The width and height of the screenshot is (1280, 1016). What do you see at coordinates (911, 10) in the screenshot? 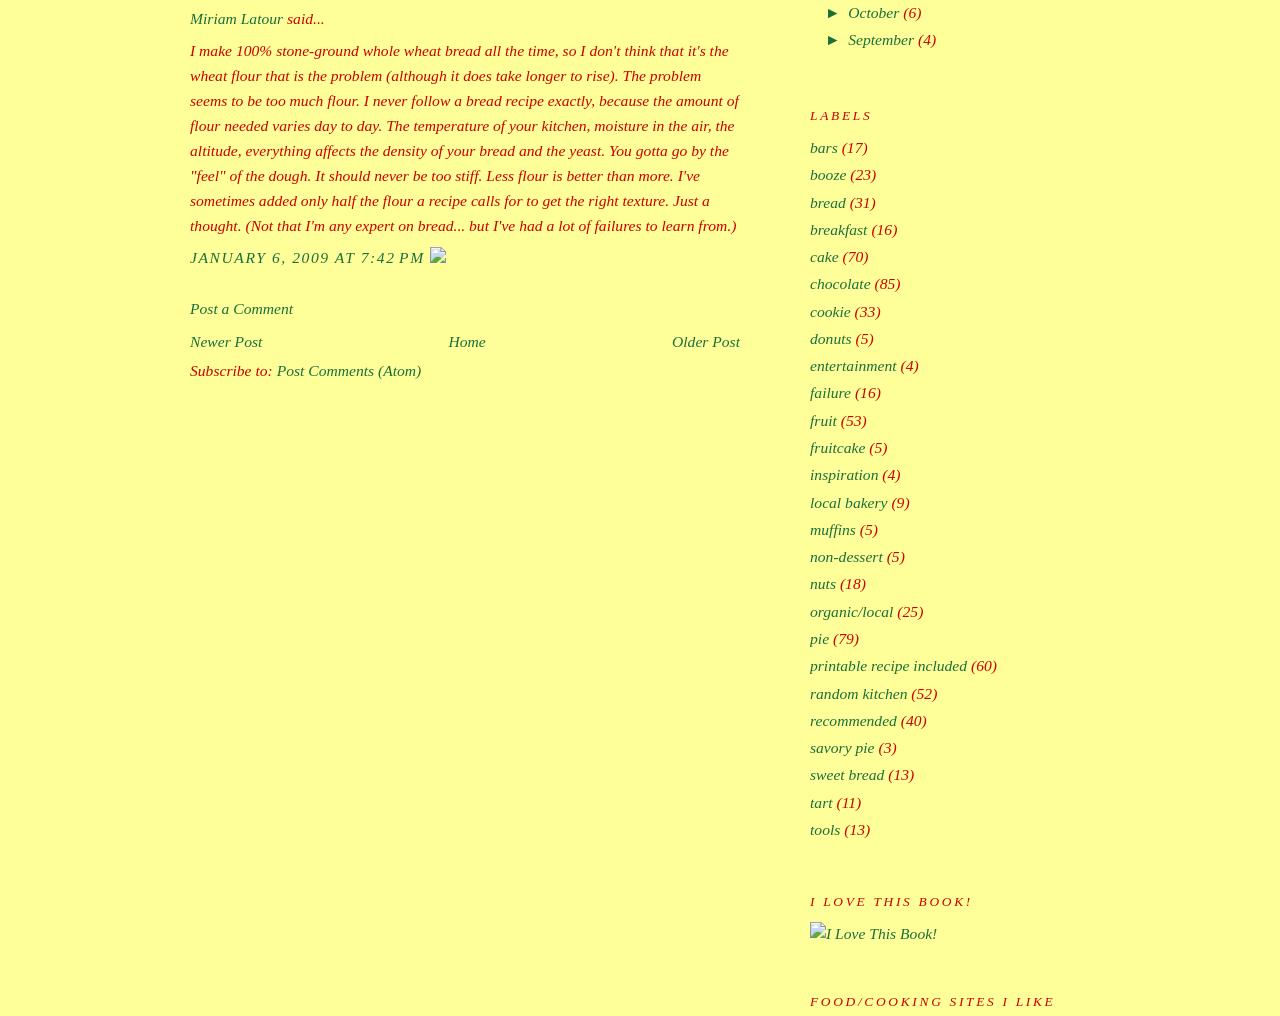
I see `'(6)'` at bounding box center [911, 10].